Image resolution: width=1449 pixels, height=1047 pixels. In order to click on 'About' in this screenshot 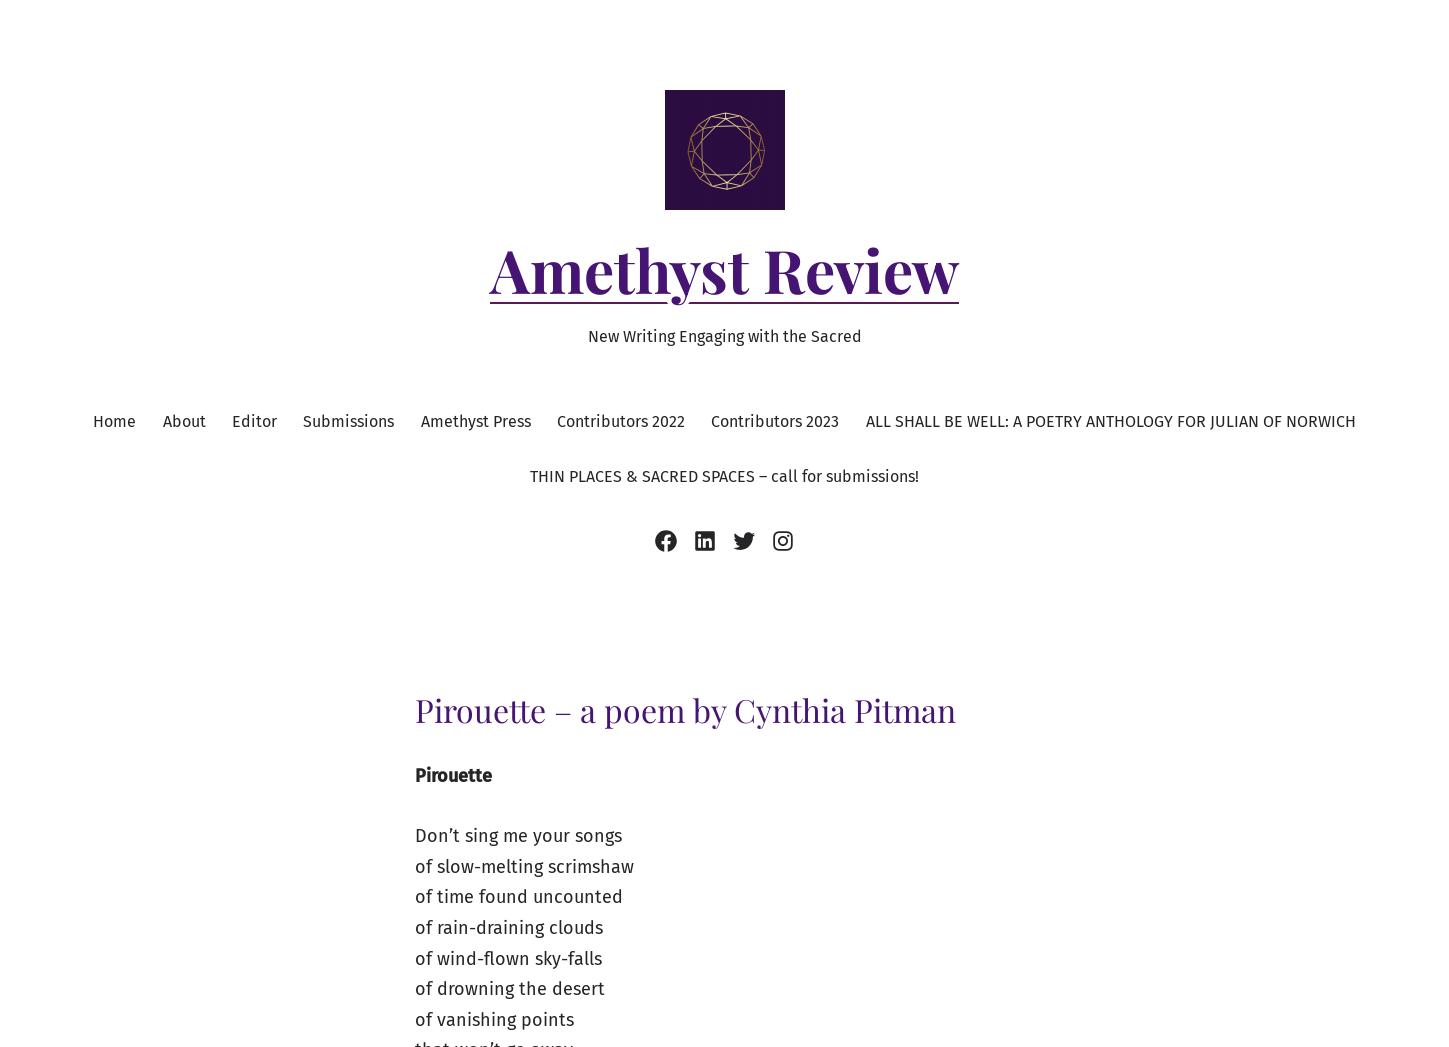, I will do `click(182, 420)`.